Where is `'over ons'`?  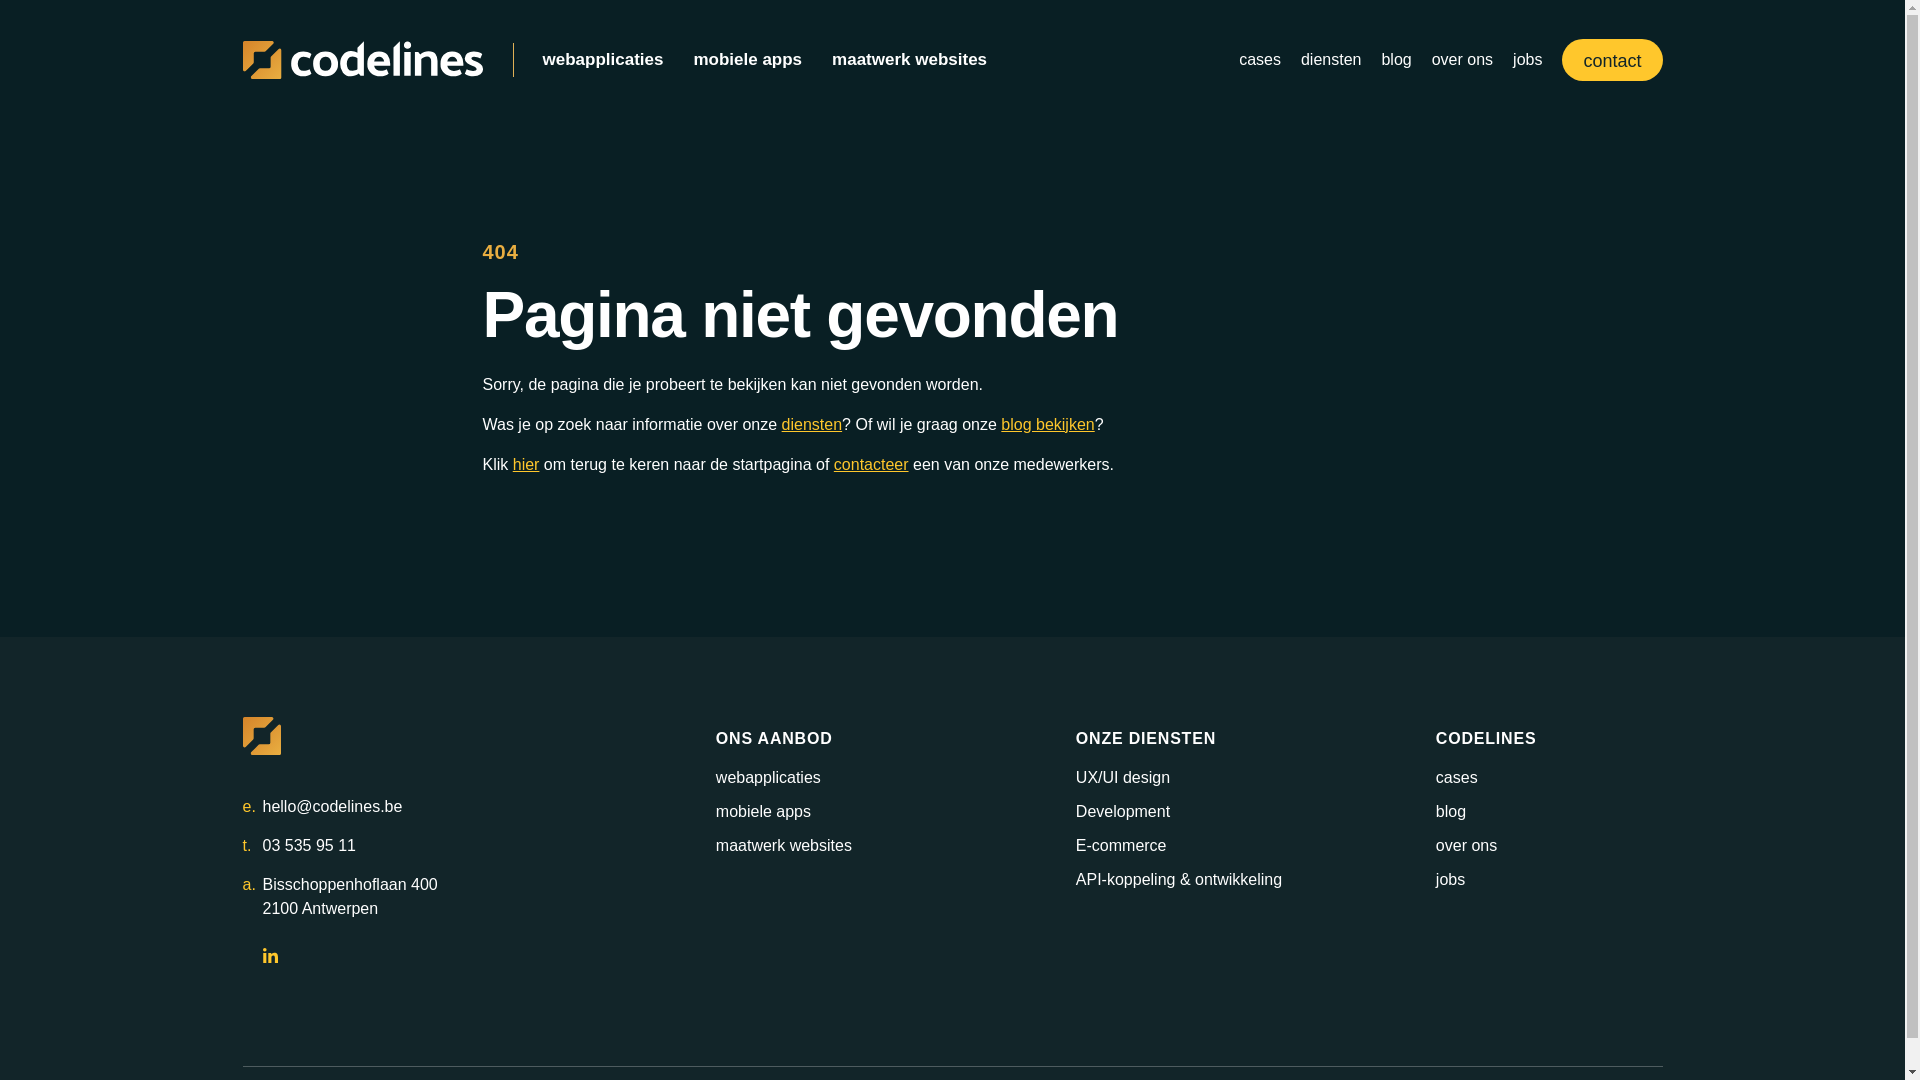 'over ons' is located at coordinates (1466, 845).